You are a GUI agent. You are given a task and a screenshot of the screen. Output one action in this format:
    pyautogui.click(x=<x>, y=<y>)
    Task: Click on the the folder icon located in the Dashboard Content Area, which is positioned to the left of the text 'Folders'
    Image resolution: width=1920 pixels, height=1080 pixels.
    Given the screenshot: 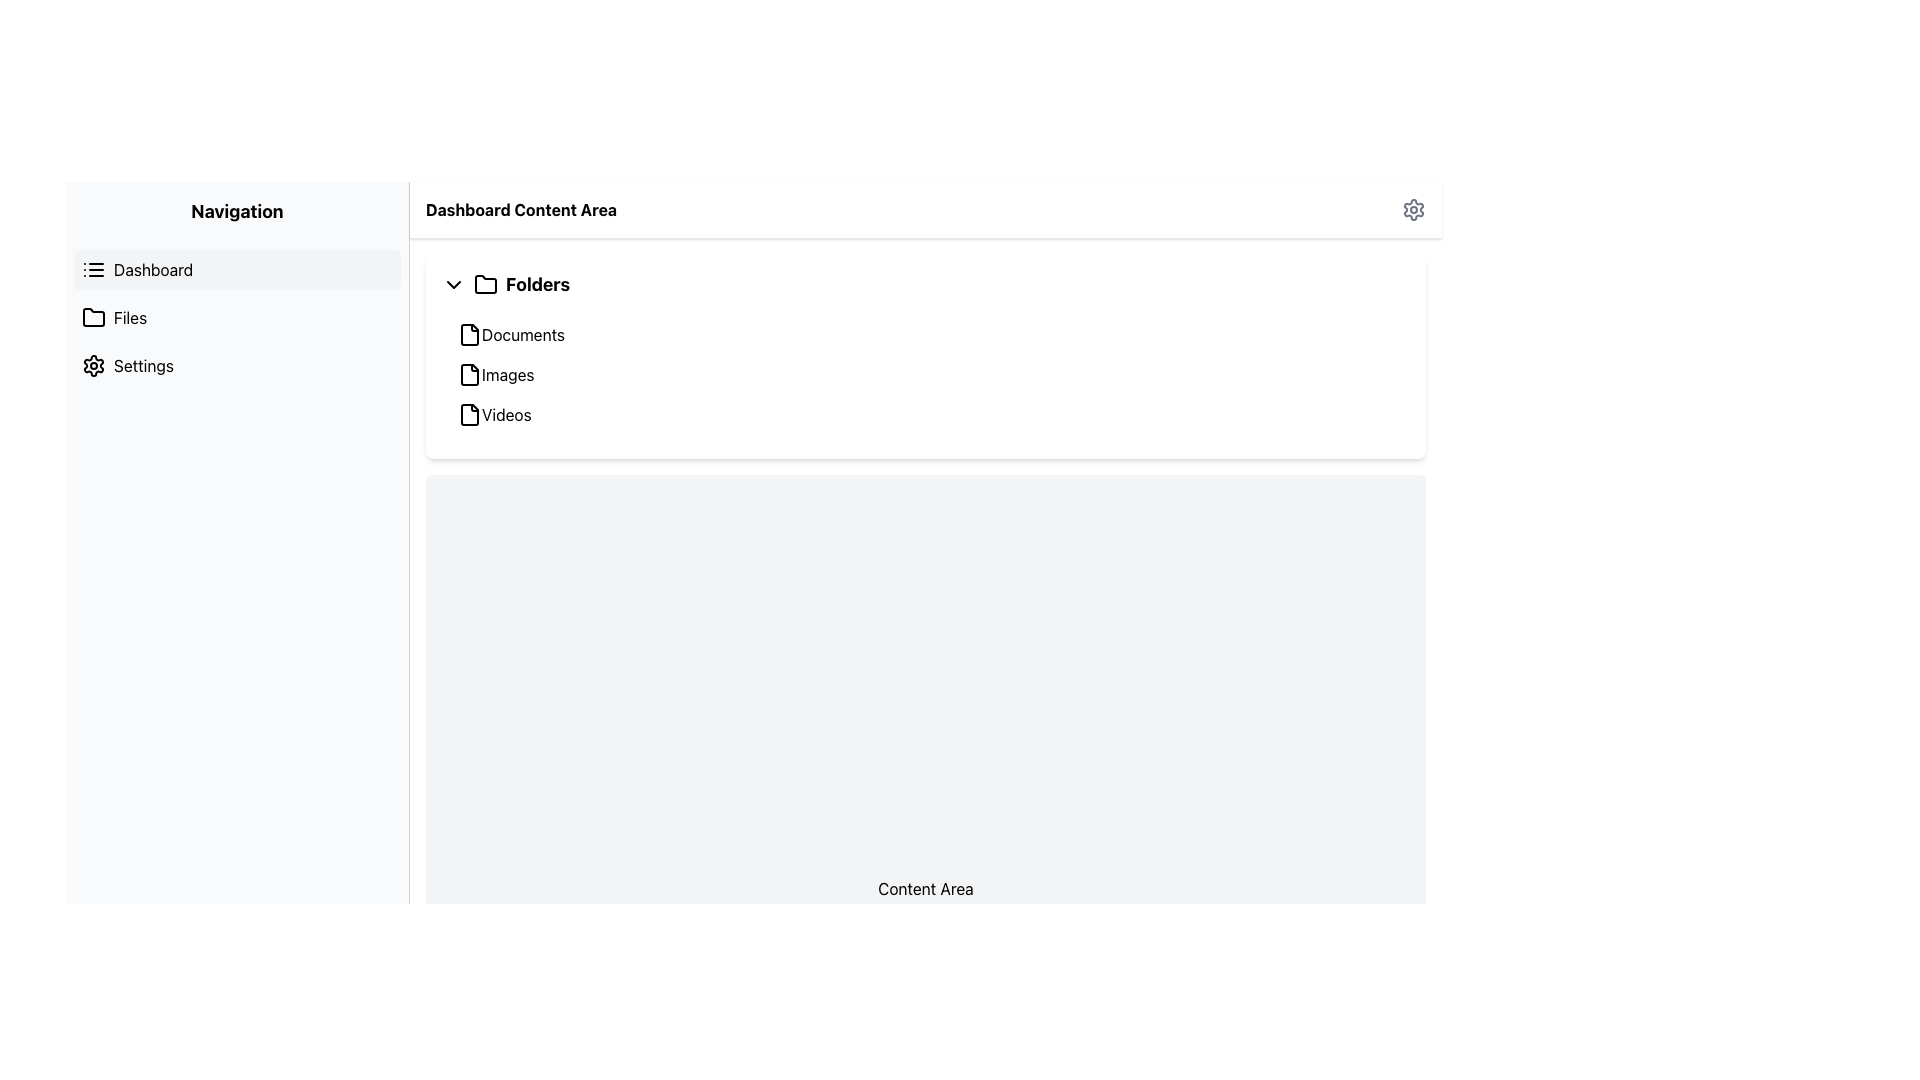 What is the action you would take?
    pyautogui.click(x=485, y=284)
    